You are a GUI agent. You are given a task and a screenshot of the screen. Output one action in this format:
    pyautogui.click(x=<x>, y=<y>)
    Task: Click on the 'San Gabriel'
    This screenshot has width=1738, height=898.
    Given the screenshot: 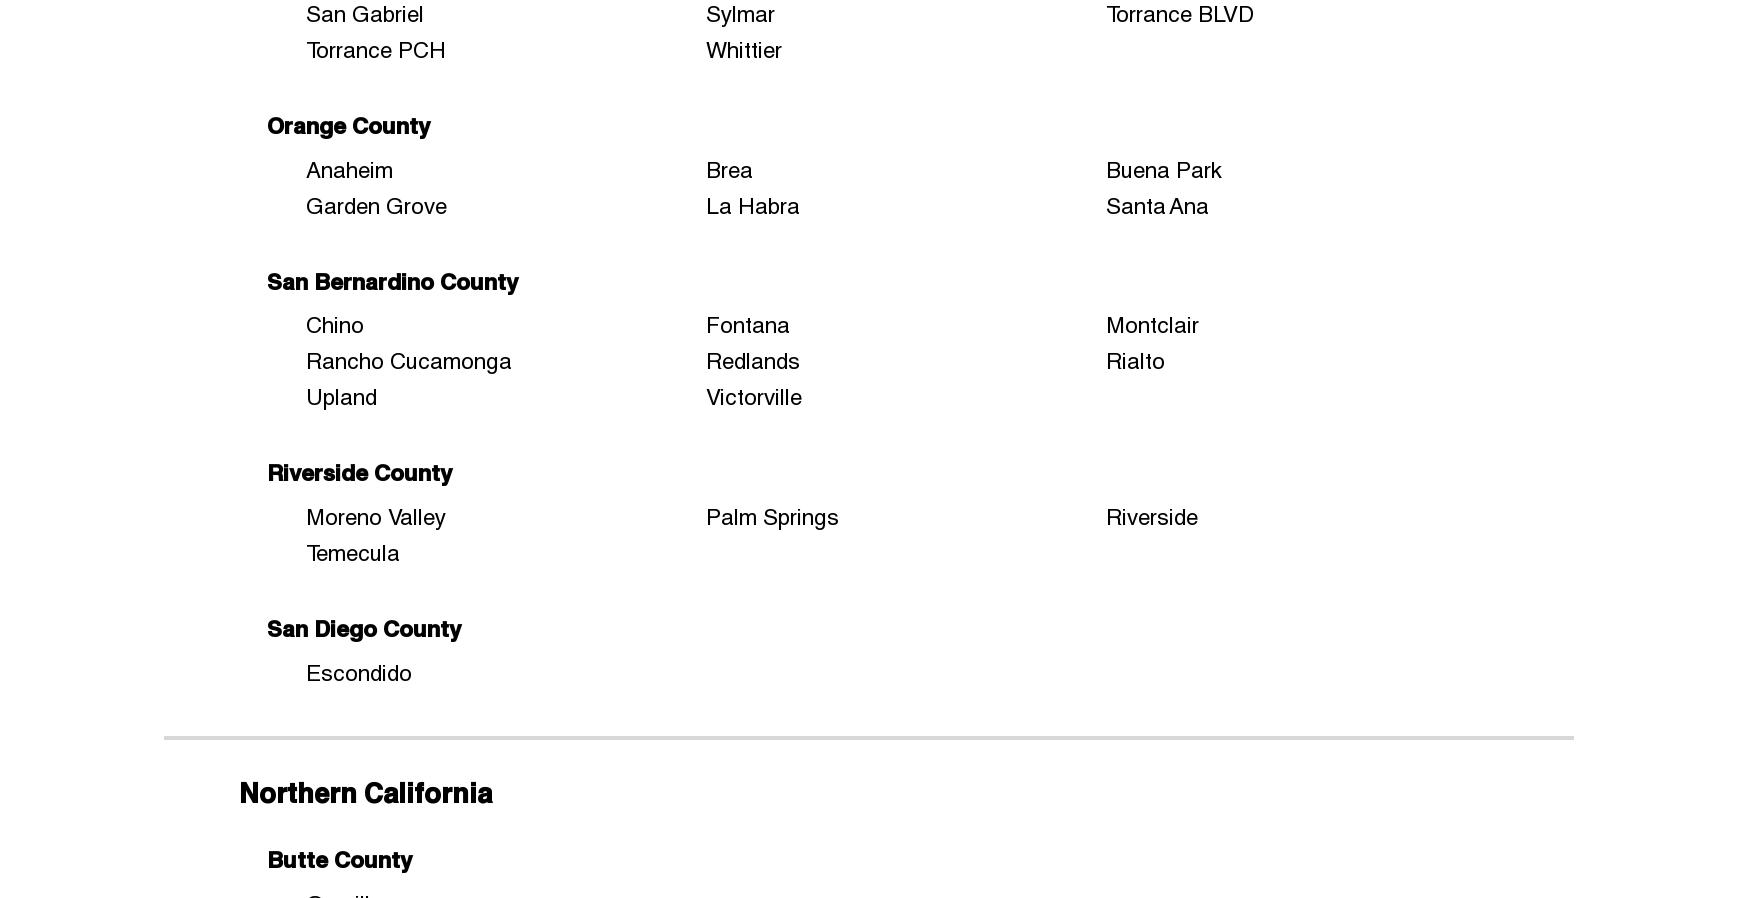 What is the action you would take?
    pyautogui.click(x=363, y=12)
    